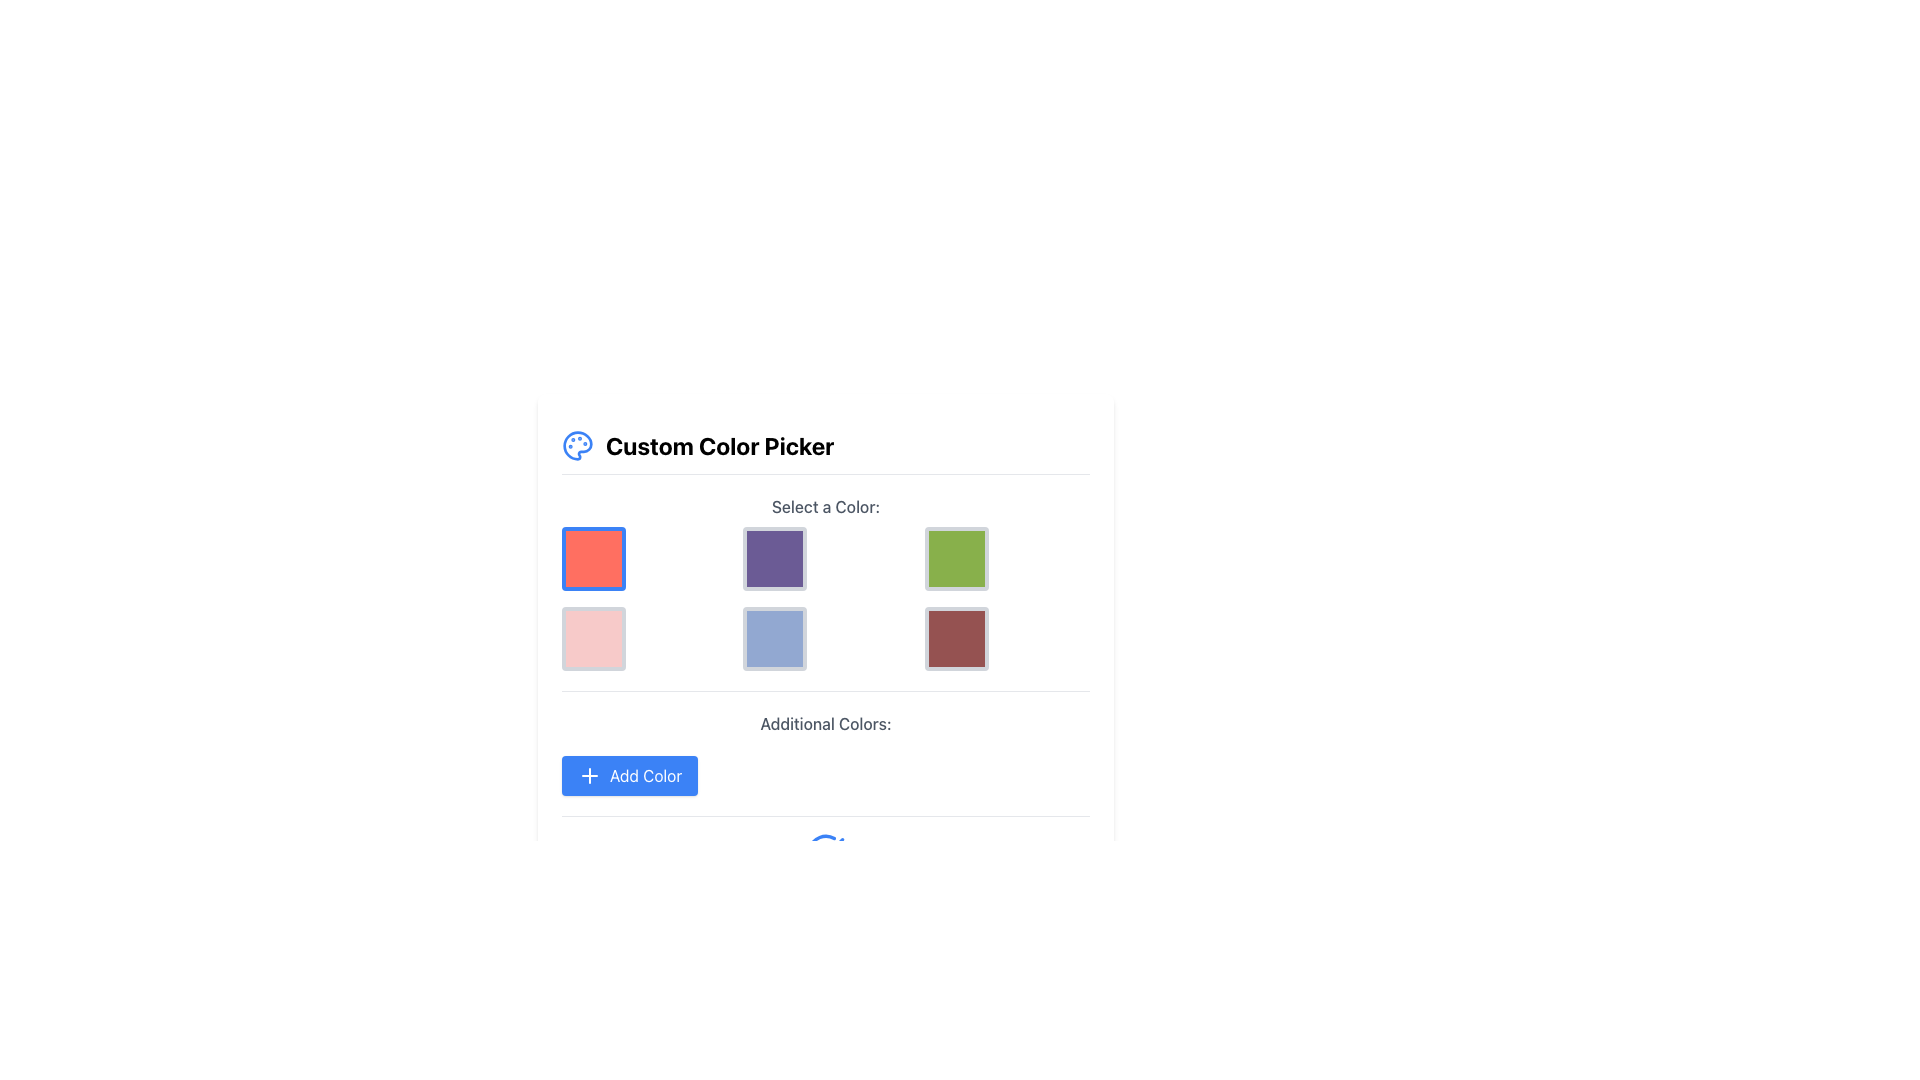 This screenshot has height=1080, width=1920. Describe the element at coordinates (955, 639) in the screenshot. I see `the clickable color swatch with a reddish-brown fill color located in the bottom-right corner of the grid layout` at that location.